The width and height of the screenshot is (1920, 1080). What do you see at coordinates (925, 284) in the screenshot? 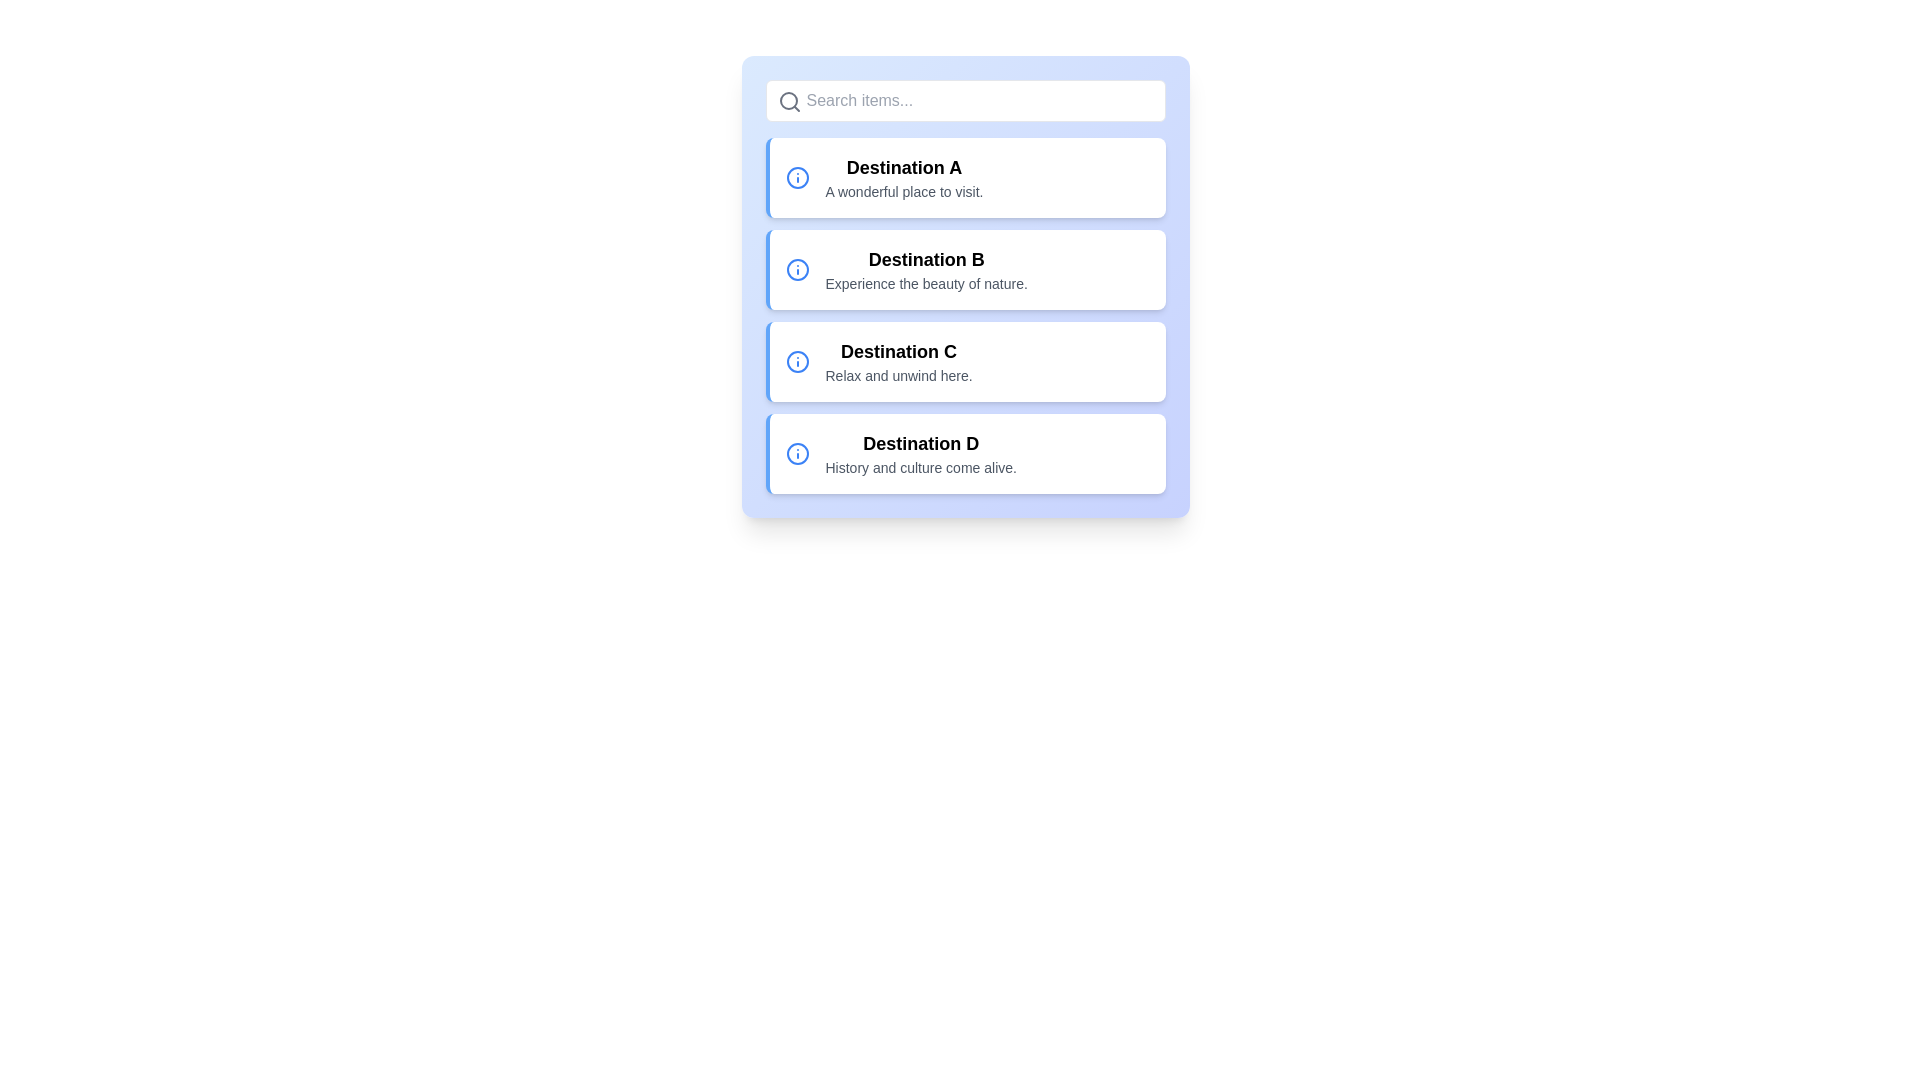
I see `the descriptive text label that provides additional details about 'Destination B', which is located below the heading 'Destination B' in the second row of destination cards` at bounding box center [925, 284].